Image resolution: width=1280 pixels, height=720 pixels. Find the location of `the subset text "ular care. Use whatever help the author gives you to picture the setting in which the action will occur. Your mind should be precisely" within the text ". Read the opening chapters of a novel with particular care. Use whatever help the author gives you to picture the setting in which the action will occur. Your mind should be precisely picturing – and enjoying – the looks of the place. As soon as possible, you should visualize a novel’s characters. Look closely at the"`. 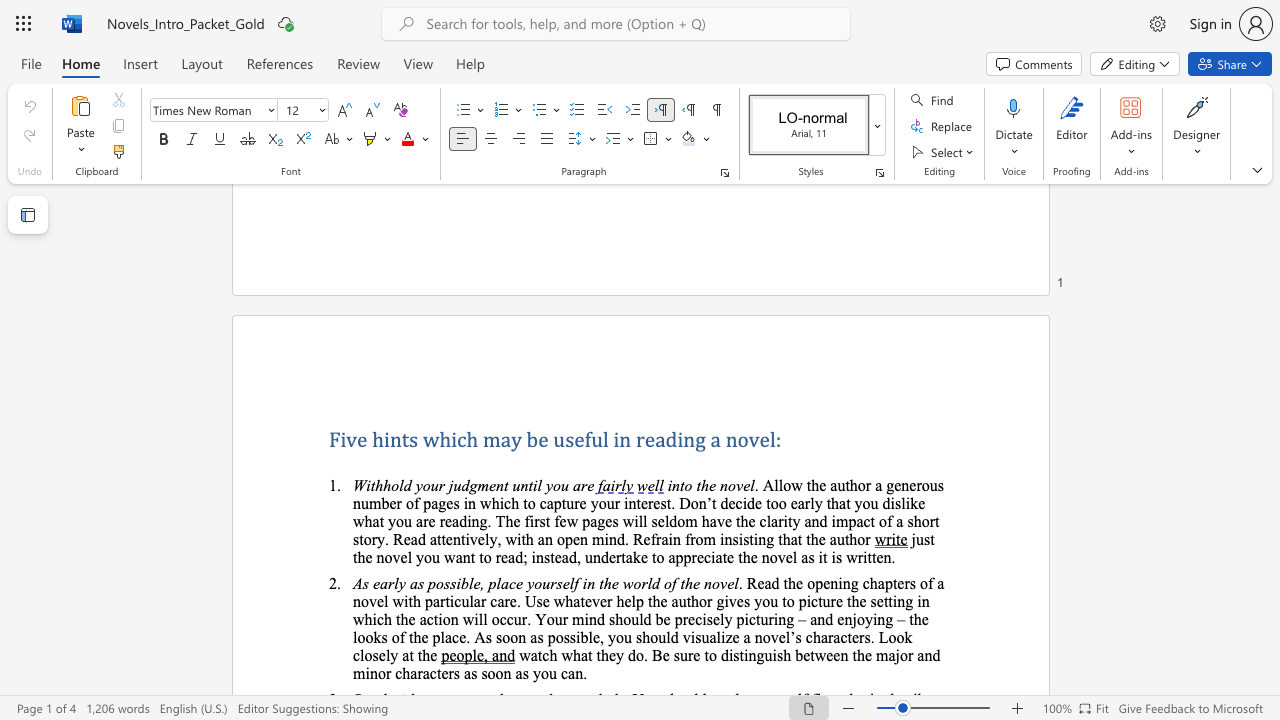

the subset text "ular care. Use whatever help the author gives you to picture the setting in which the action will occur. Your mind should be precisely" within the text ". Read the opening chapters of a novel with particular care. Use whatever help the author gives you to picture the setting in which the action will occur. Your mind should be precisely picturing – and enjoying – the looks of the place. As soon as possible, you should visualize a novel’s characters. Look closely at the" is located at coordinates (460, 600).